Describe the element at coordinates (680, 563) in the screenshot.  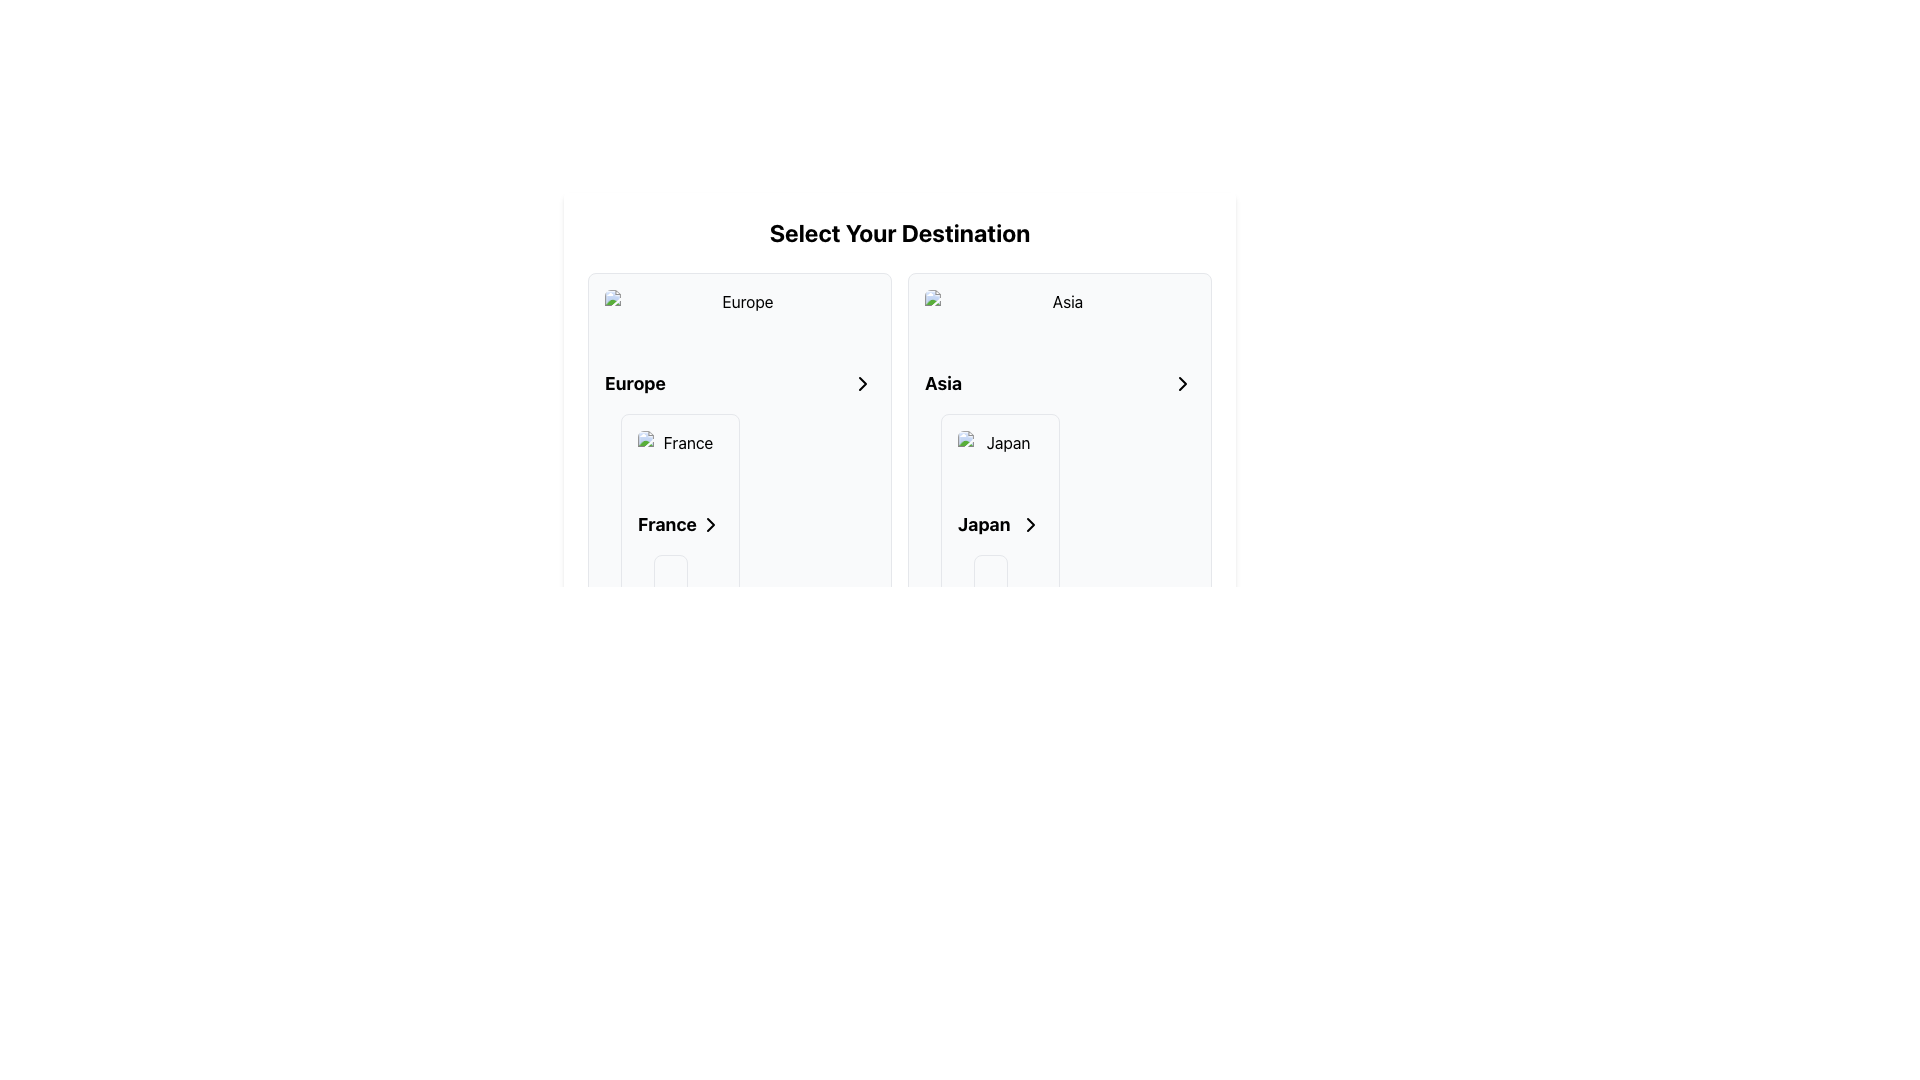
I see `the selection card for 'France' located in the left-hand column under 'Europe'` at that location.